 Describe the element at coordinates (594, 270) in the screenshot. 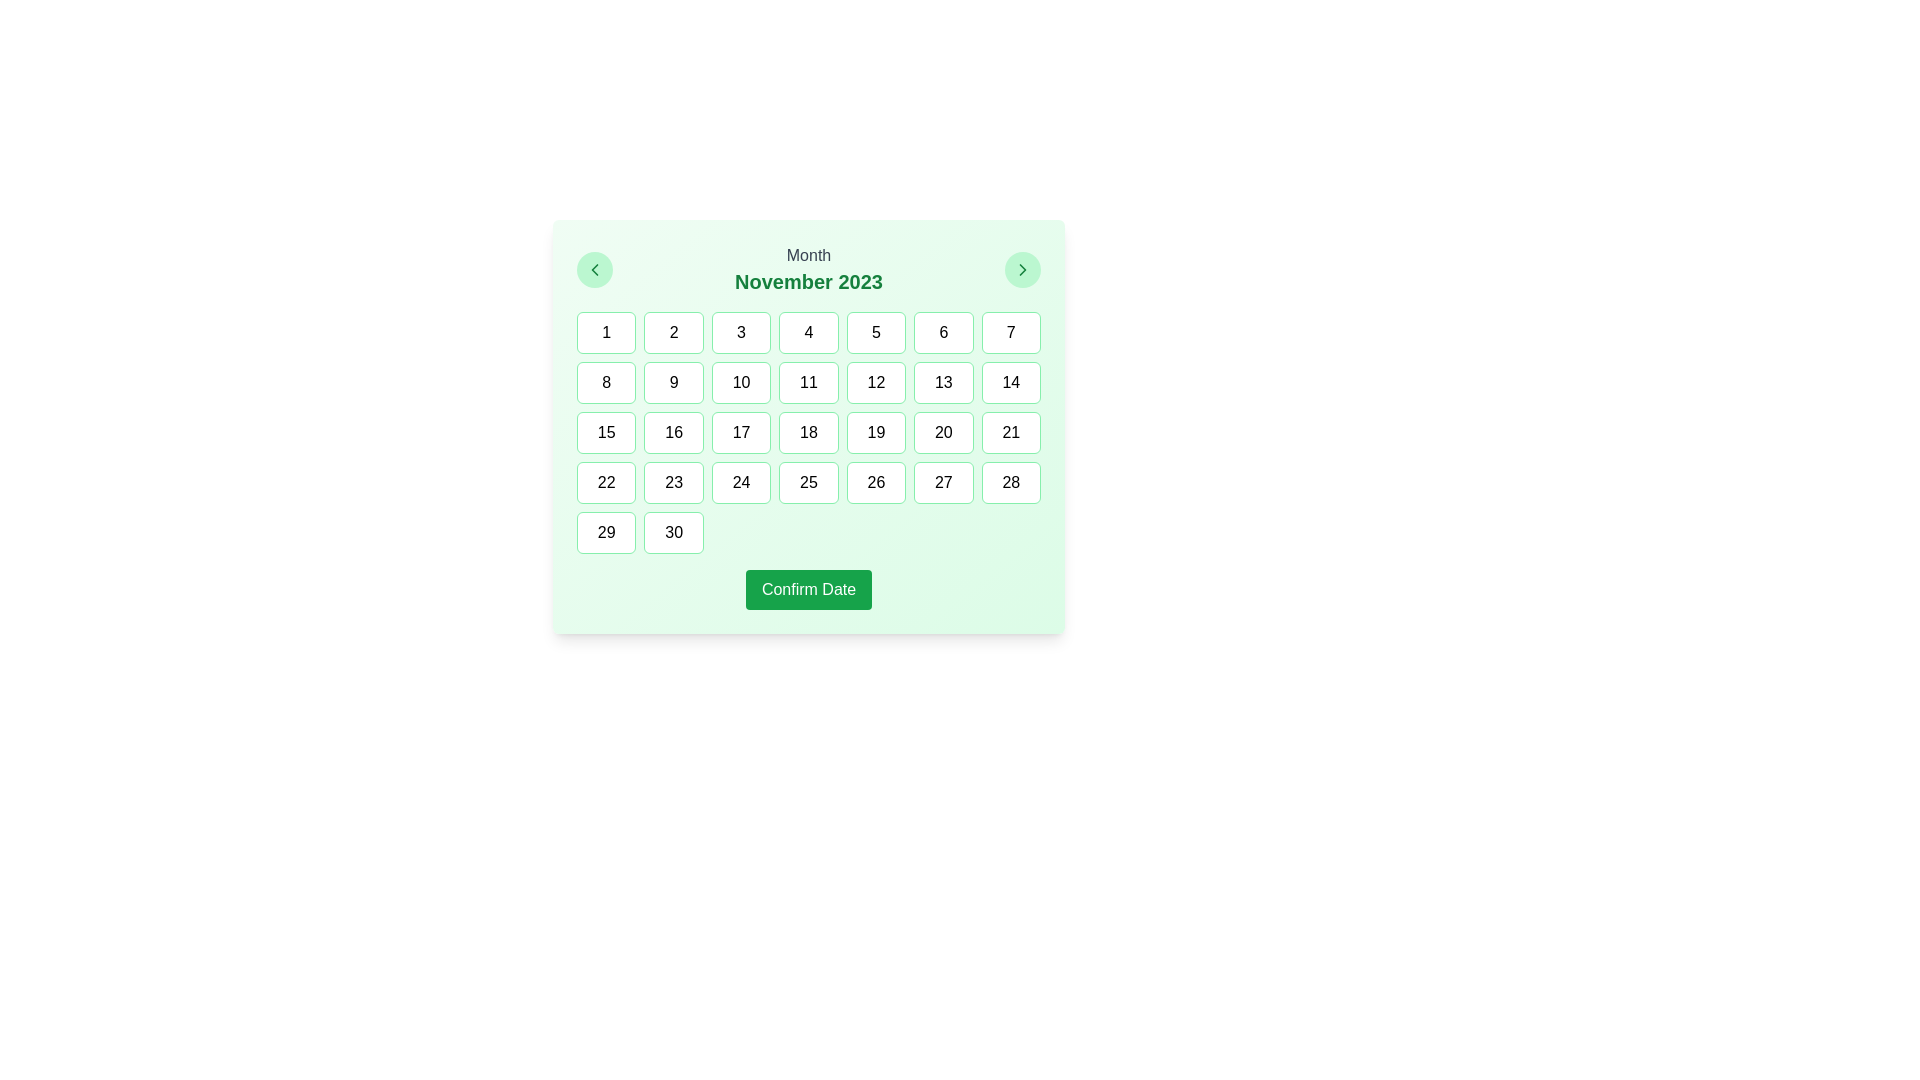

I see `the chevron icon located in the top-left circular area of the calendar UI, which is used for navigating to the previous month` at that location.